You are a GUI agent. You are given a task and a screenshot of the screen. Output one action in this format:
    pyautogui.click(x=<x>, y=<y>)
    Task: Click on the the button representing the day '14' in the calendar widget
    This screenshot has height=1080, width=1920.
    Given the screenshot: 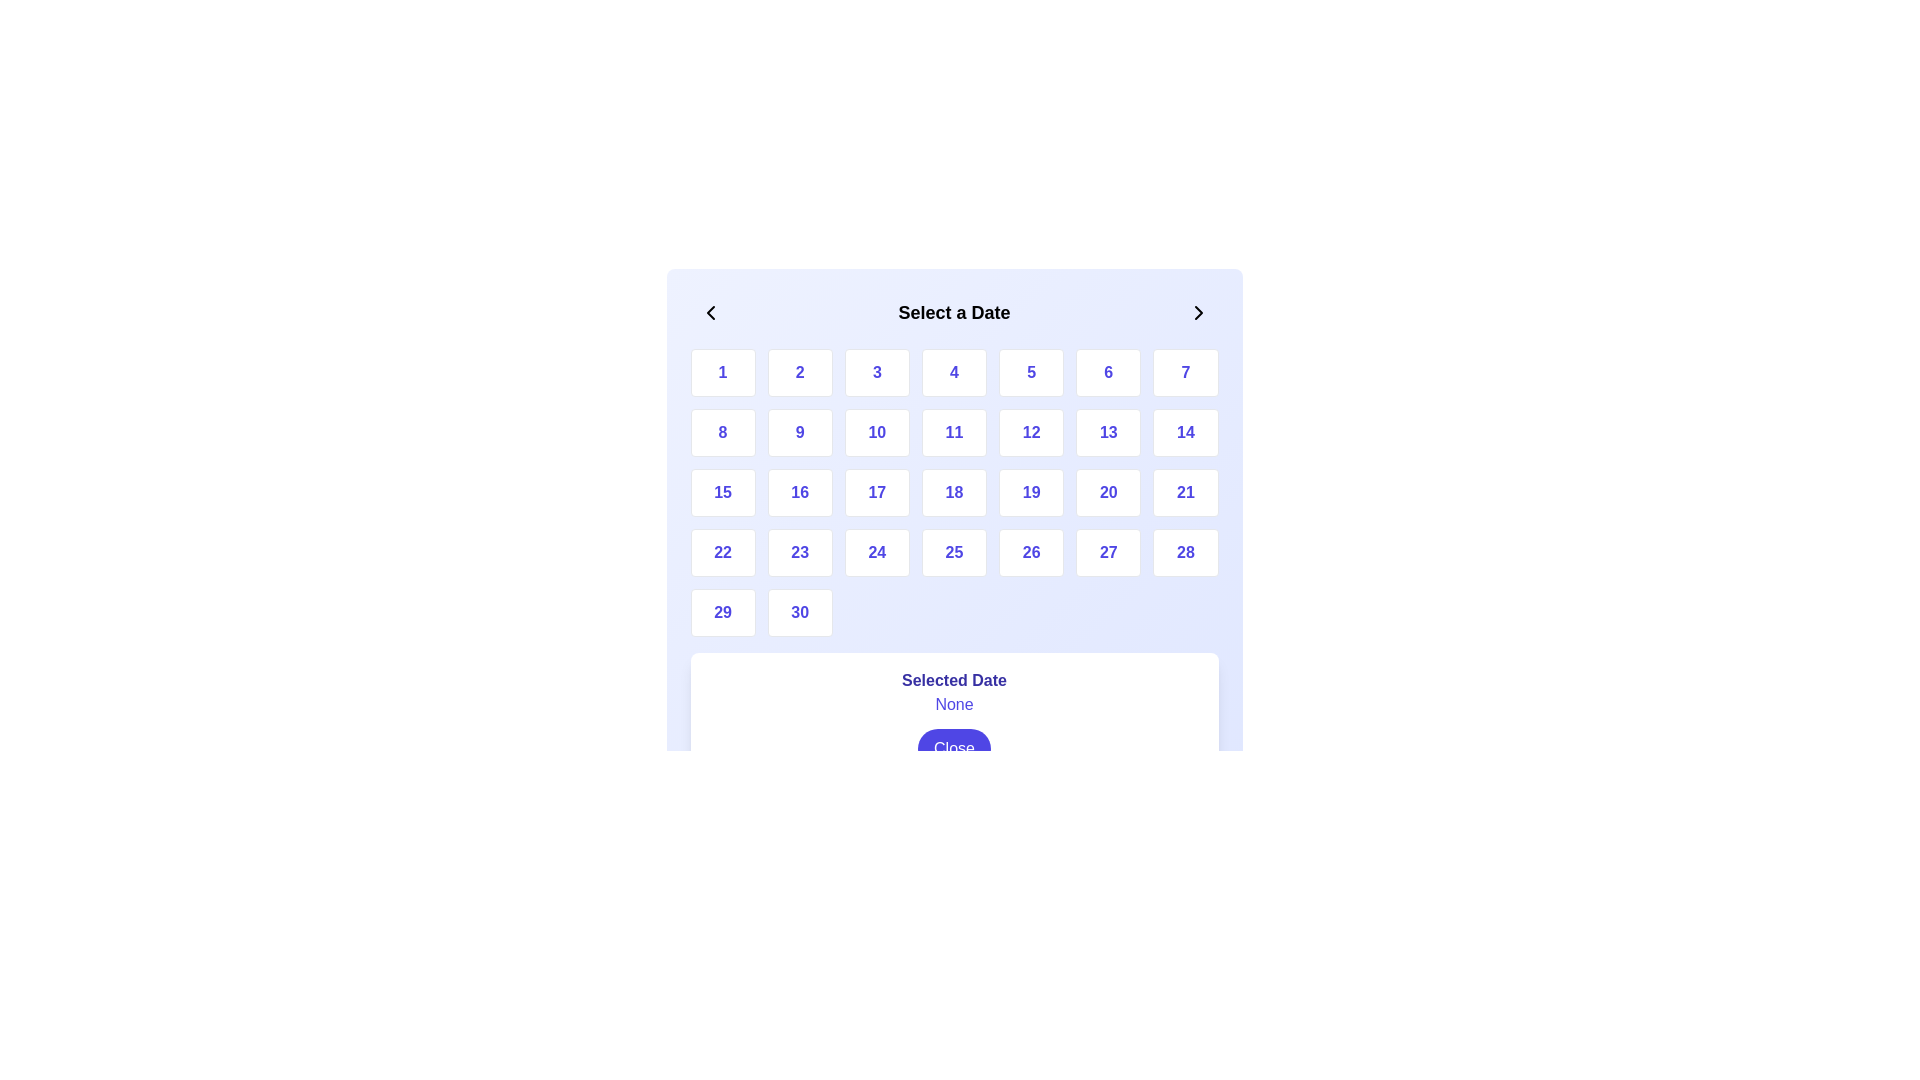 What is the action you would take?
    pyautogui.click(x=1185, y=431)
    